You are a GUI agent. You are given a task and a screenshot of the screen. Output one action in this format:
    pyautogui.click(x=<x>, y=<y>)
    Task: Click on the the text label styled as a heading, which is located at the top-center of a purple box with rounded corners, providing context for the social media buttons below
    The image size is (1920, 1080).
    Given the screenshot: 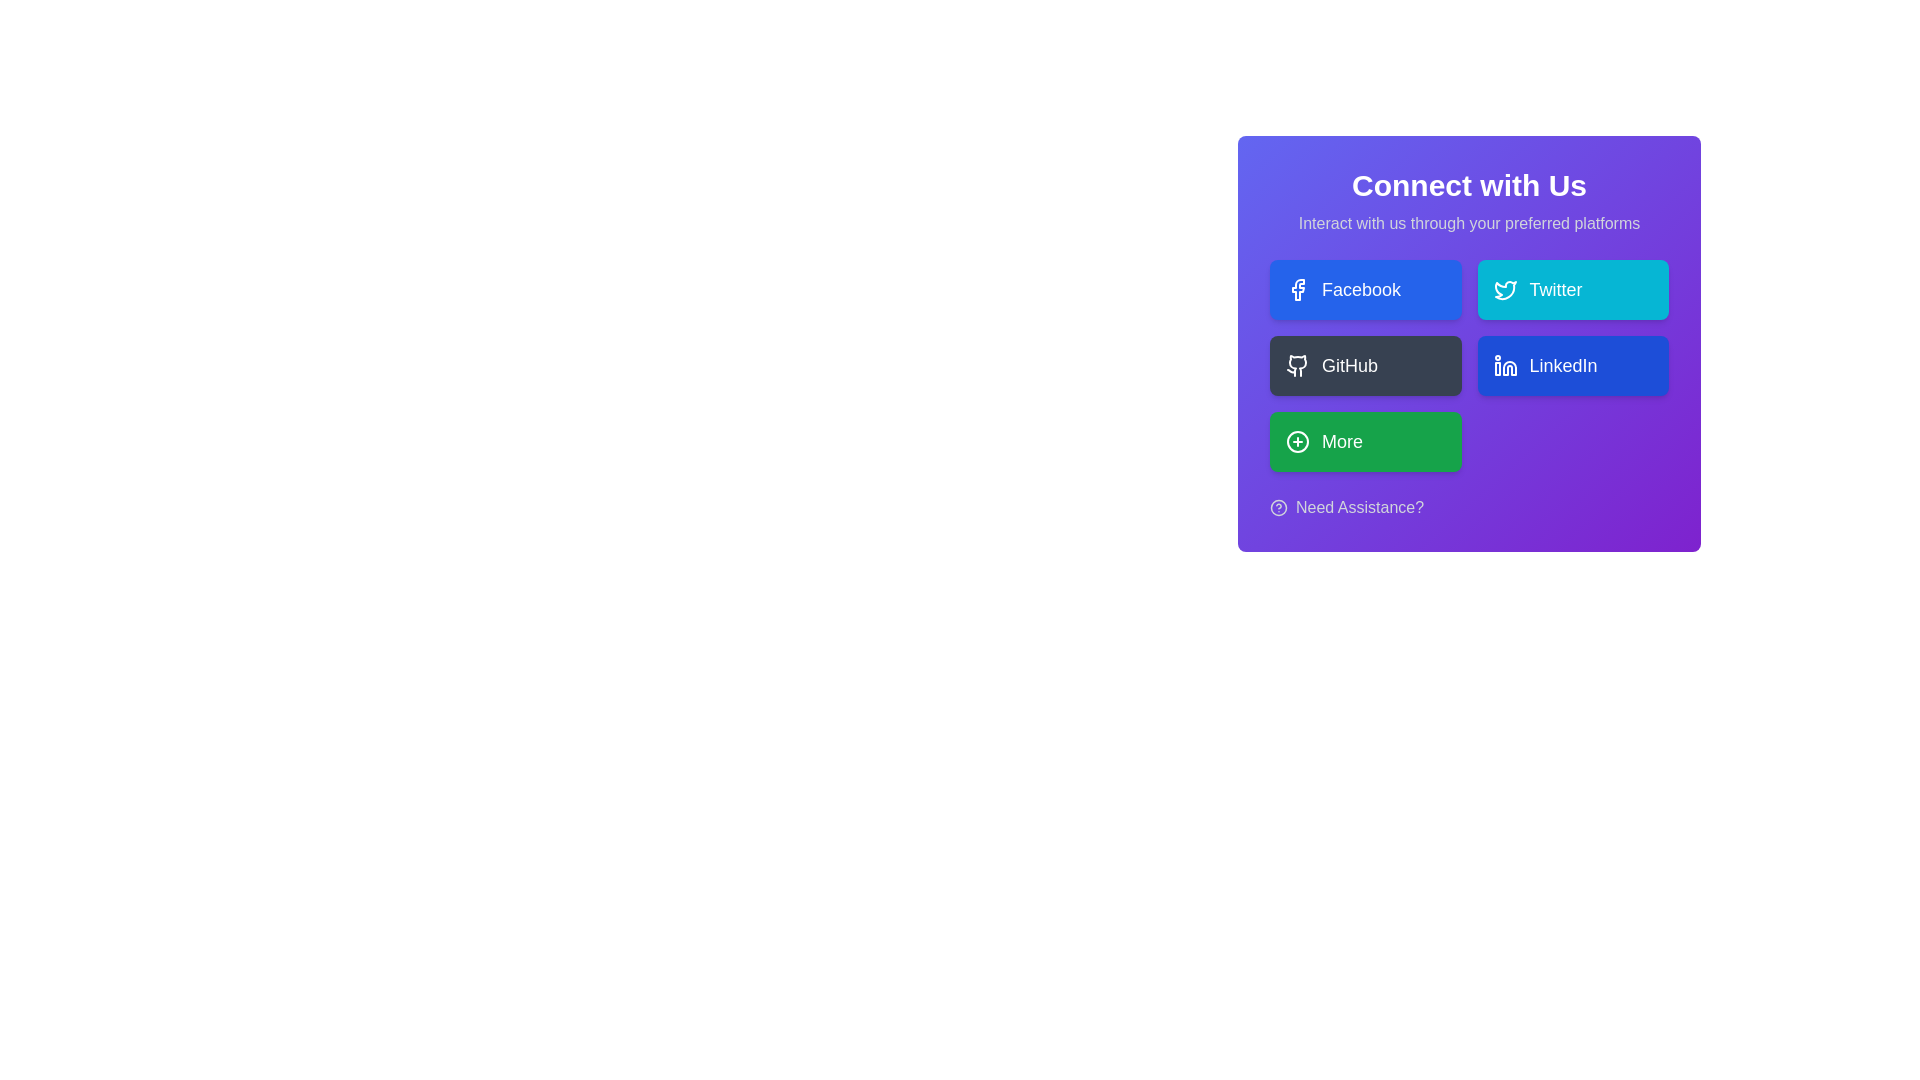 What is the action you would take?
    pyautogui.click(x=1469, y=201)
    